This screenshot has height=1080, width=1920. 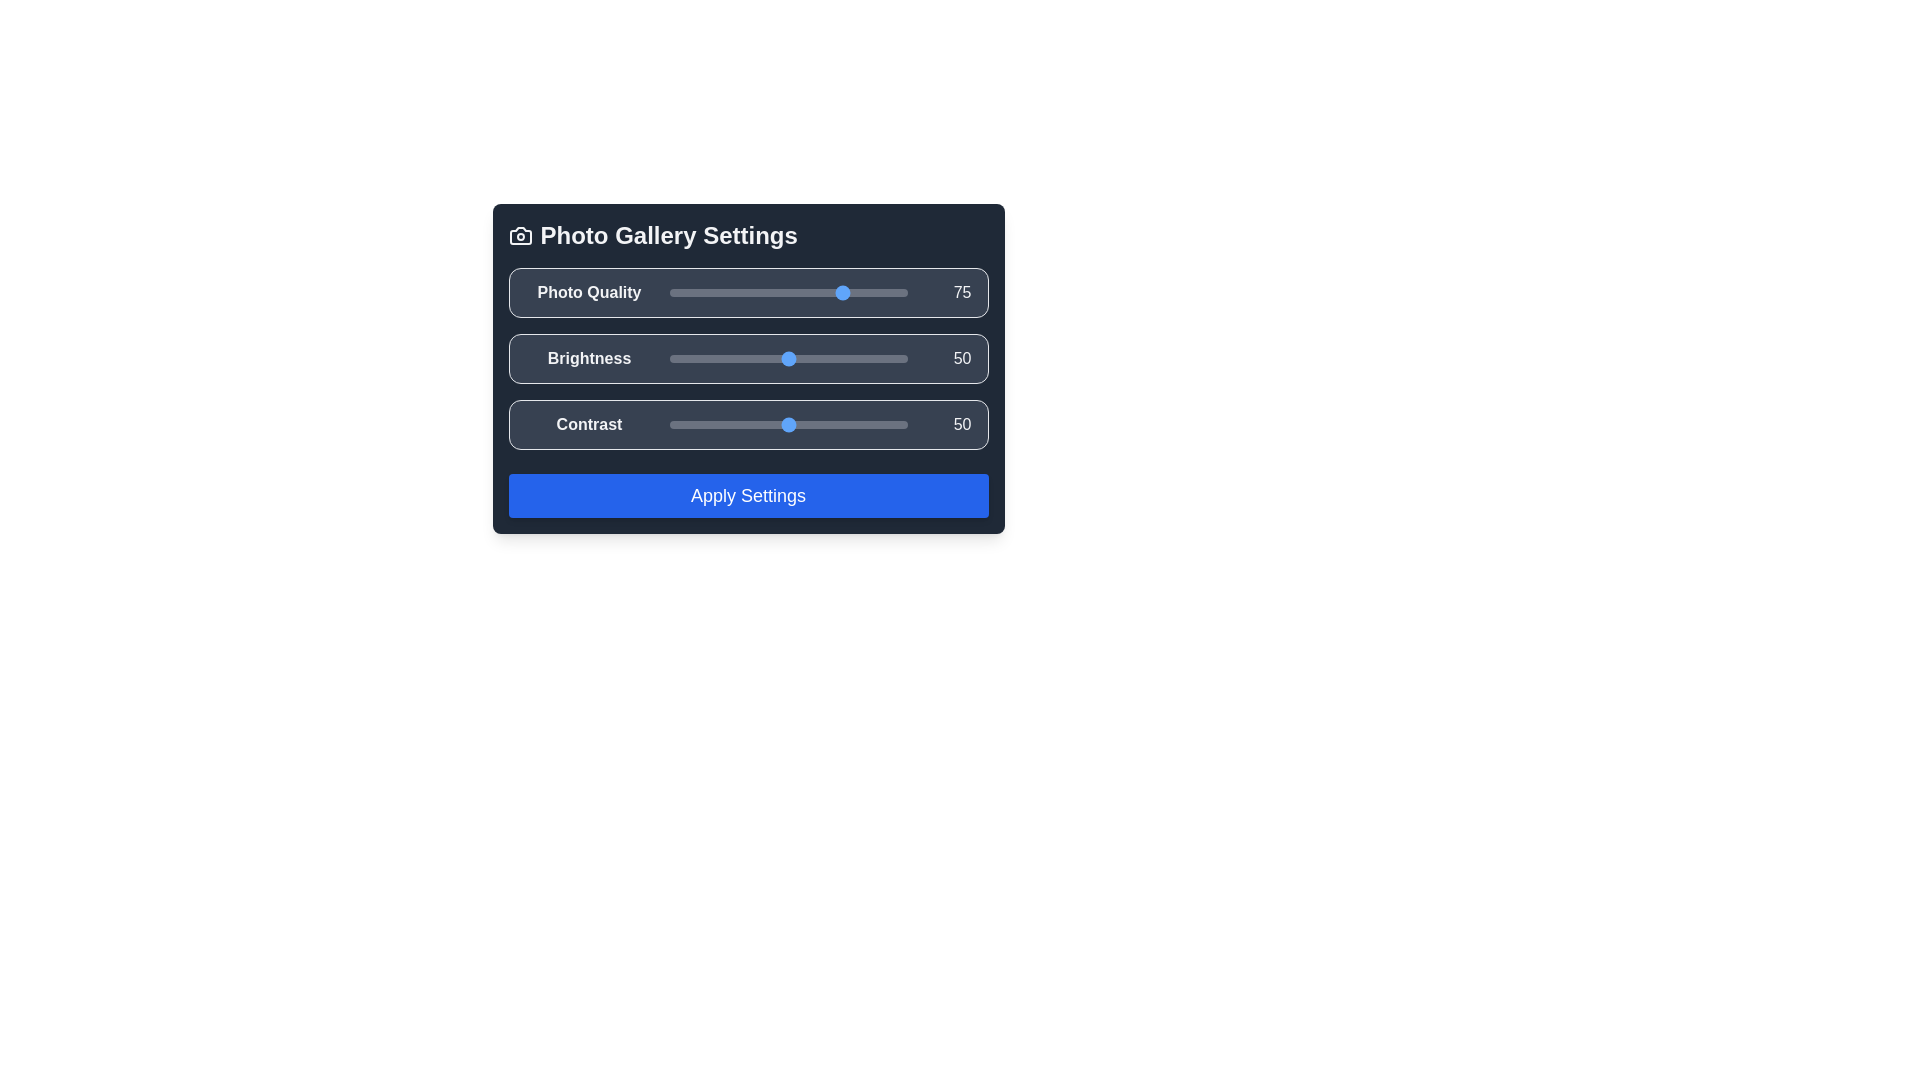 I want to click on the photo quality, so click(x=669, y=293).